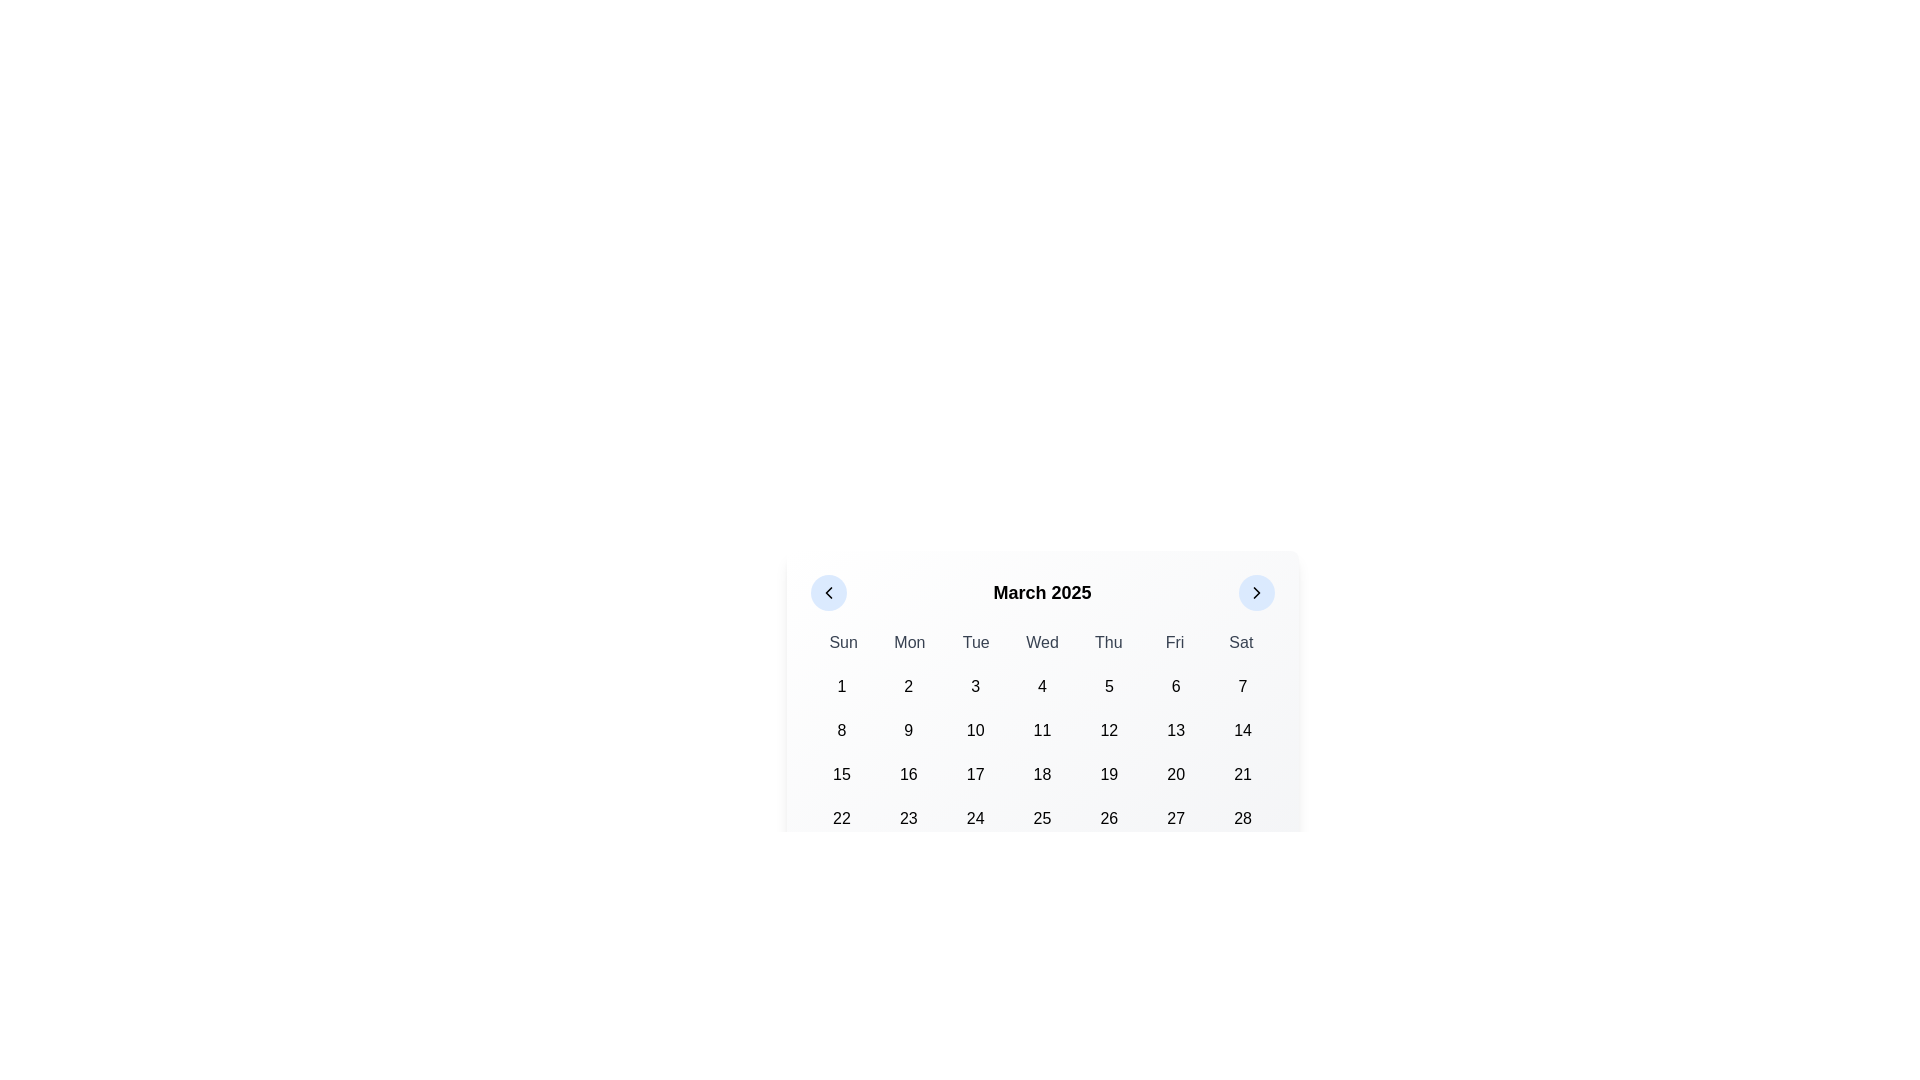 The image size is (1920, 1080). Describe the element at coordinates (841, 818) in the screenshot. I see `the button representing the 22nd day in the calendar view` at that location.